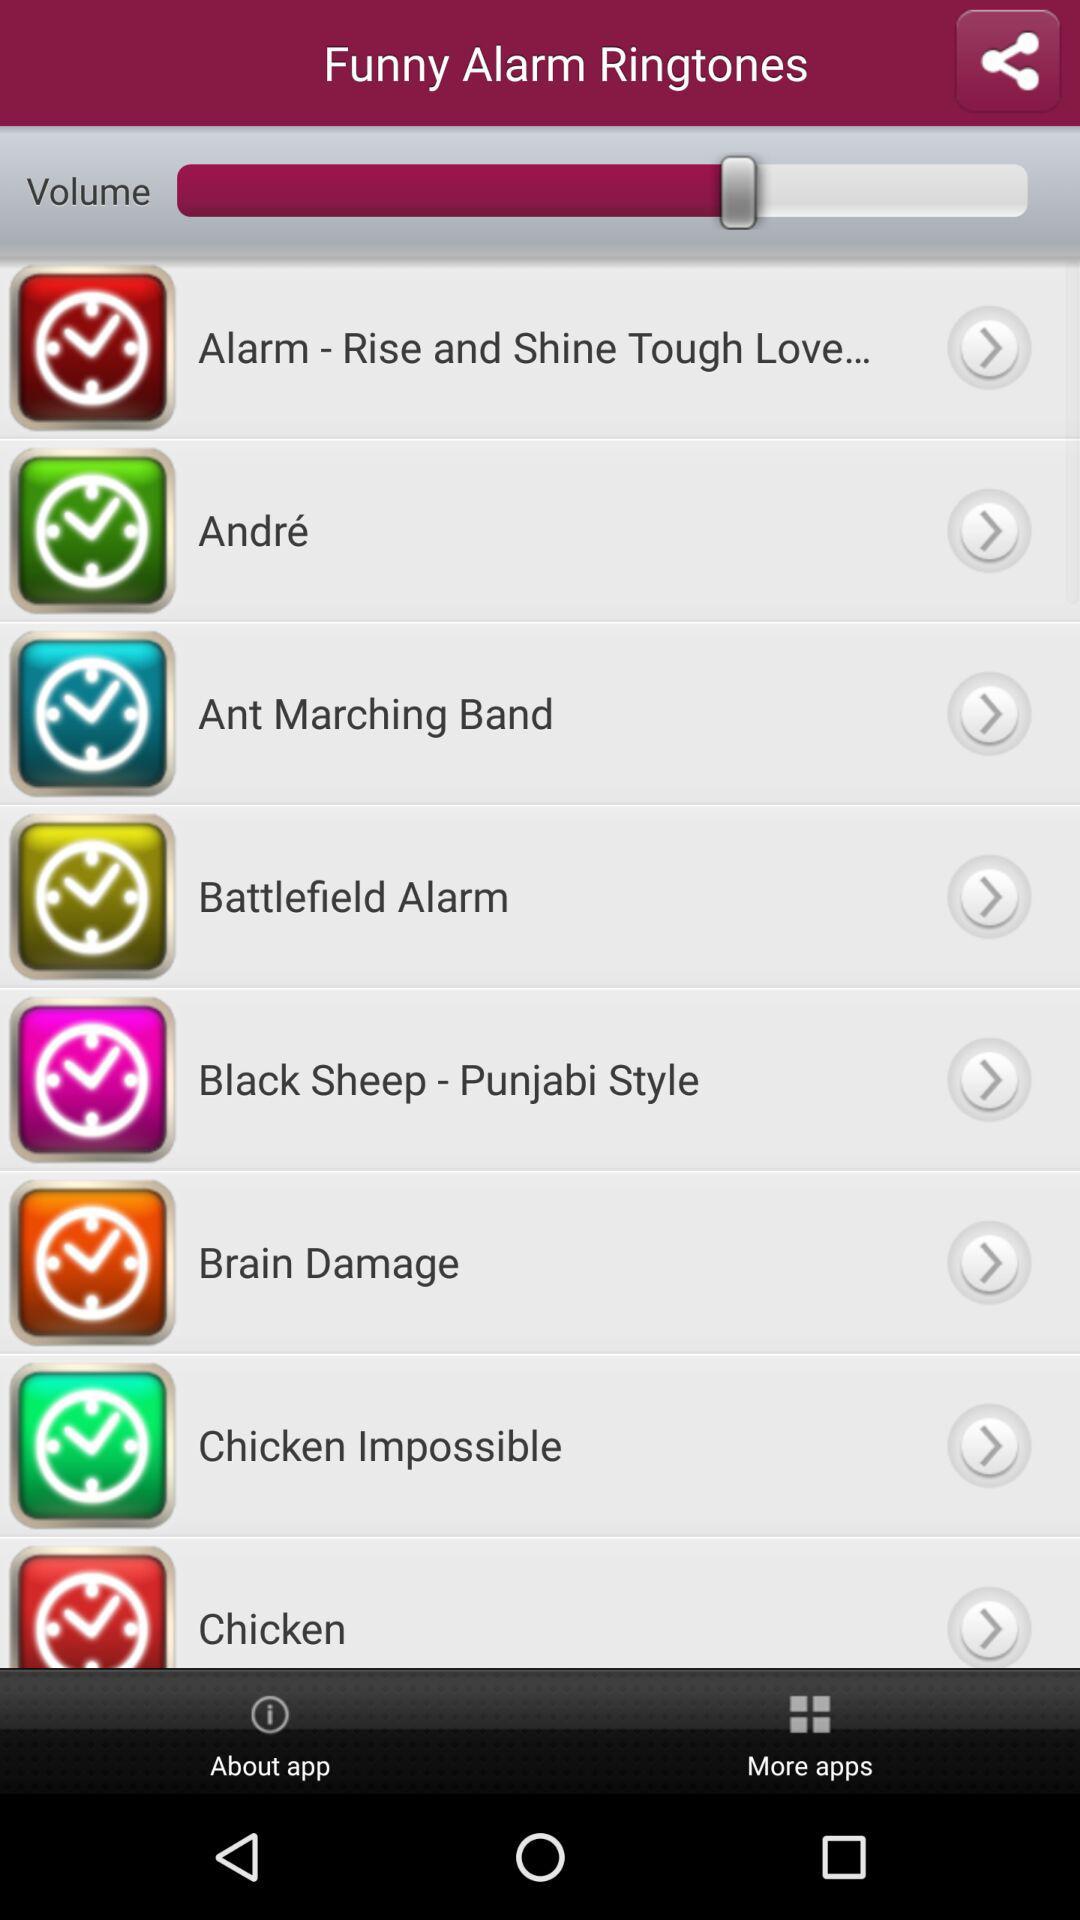  Describe the element at coordinates (987, 1077) in the screenshot. I see `goto option` at that location.